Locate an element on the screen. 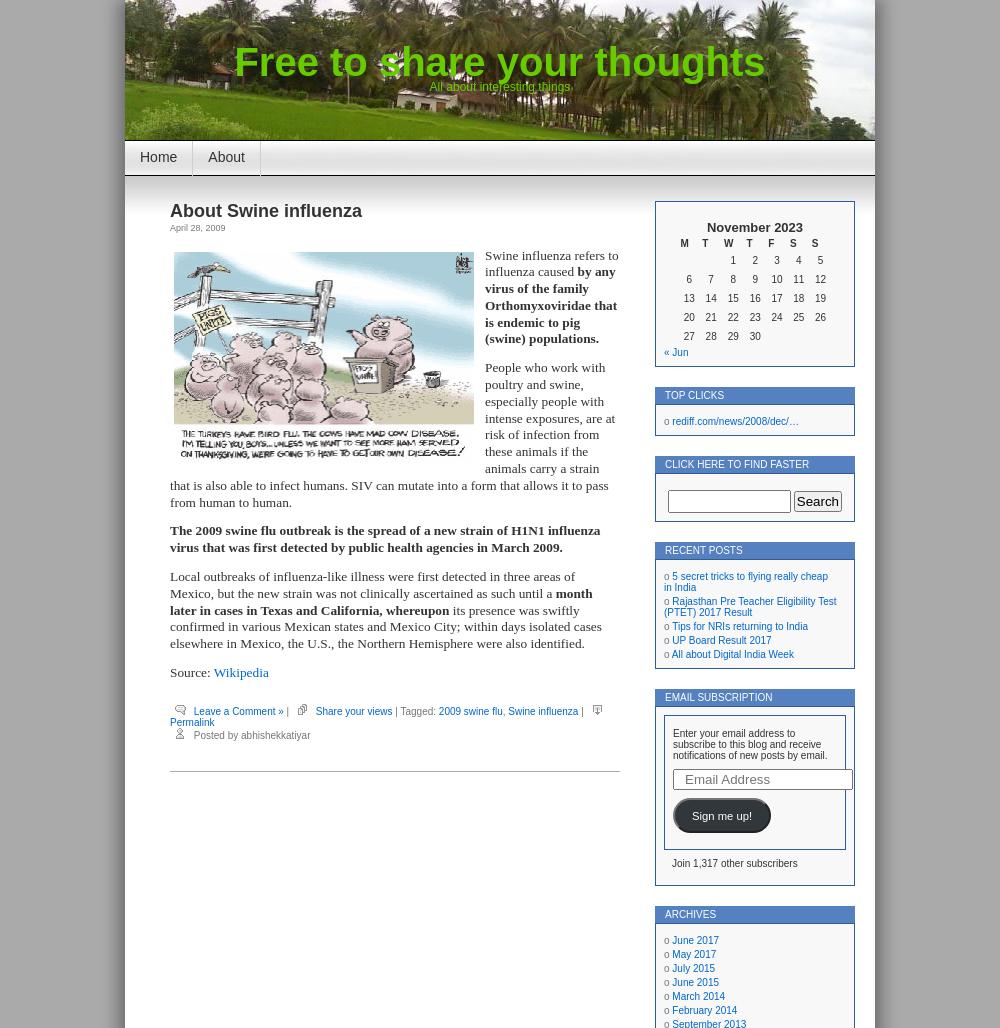 This screenshot has height=1028, width=1000. '27' is located at coordinates (683, 335).